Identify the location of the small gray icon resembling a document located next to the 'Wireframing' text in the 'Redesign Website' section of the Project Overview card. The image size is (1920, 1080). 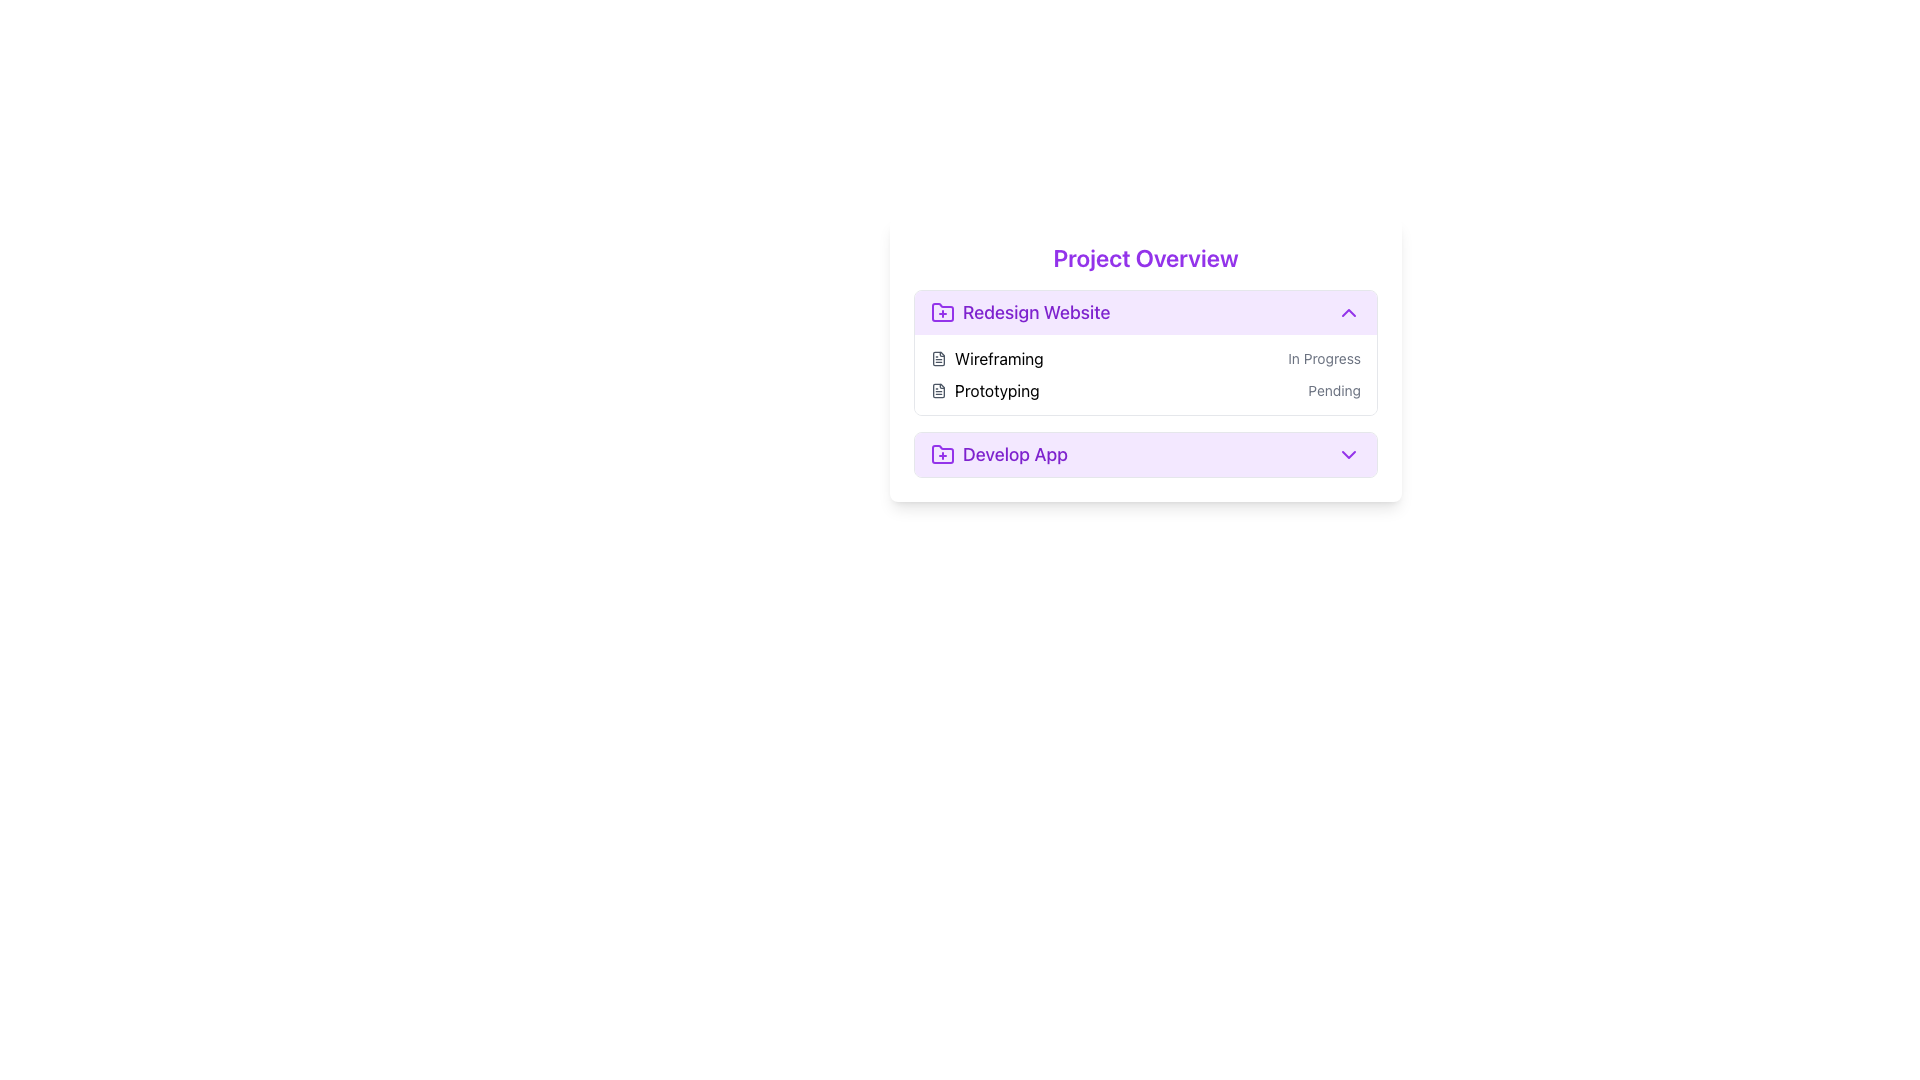
(938, 357).